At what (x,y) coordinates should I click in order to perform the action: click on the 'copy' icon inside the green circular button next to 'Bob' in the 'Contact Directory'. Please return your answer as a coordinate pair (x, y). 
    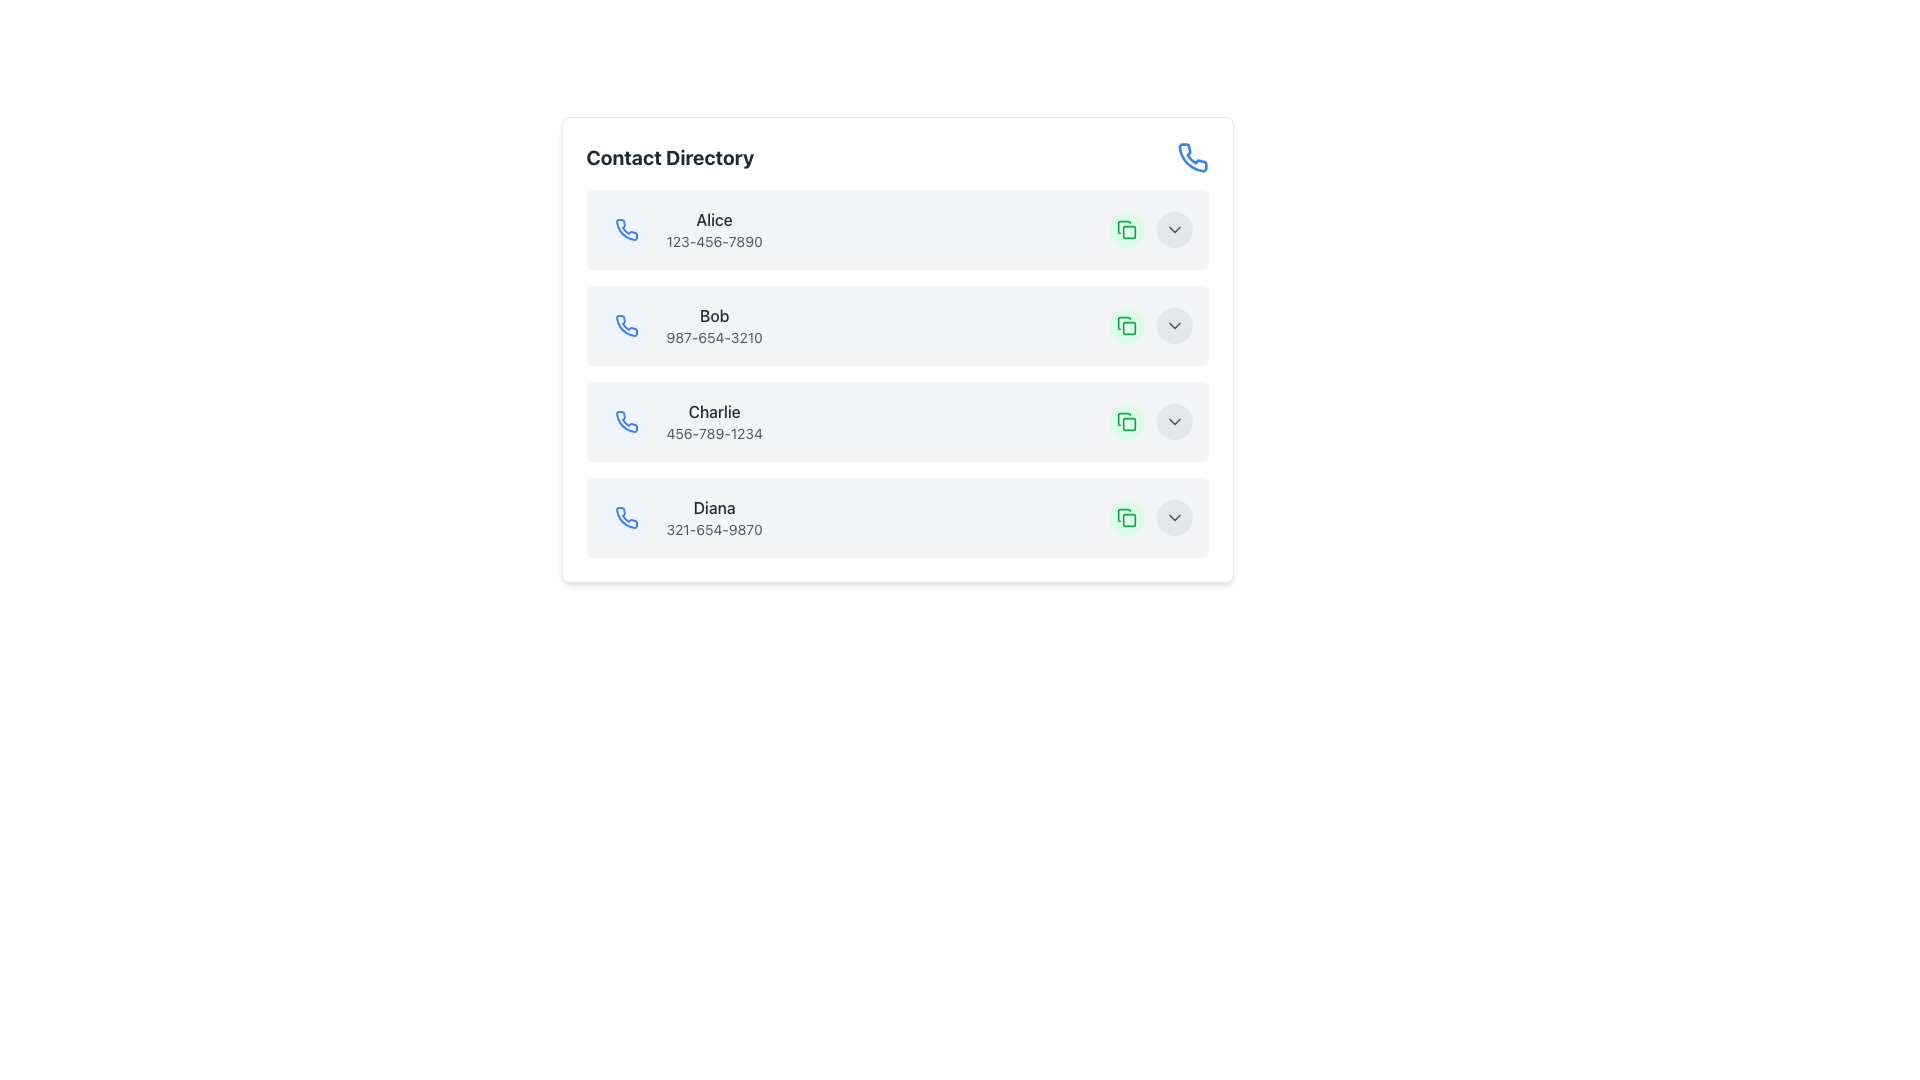
    Looking at the image, I should click on (1126, 516).